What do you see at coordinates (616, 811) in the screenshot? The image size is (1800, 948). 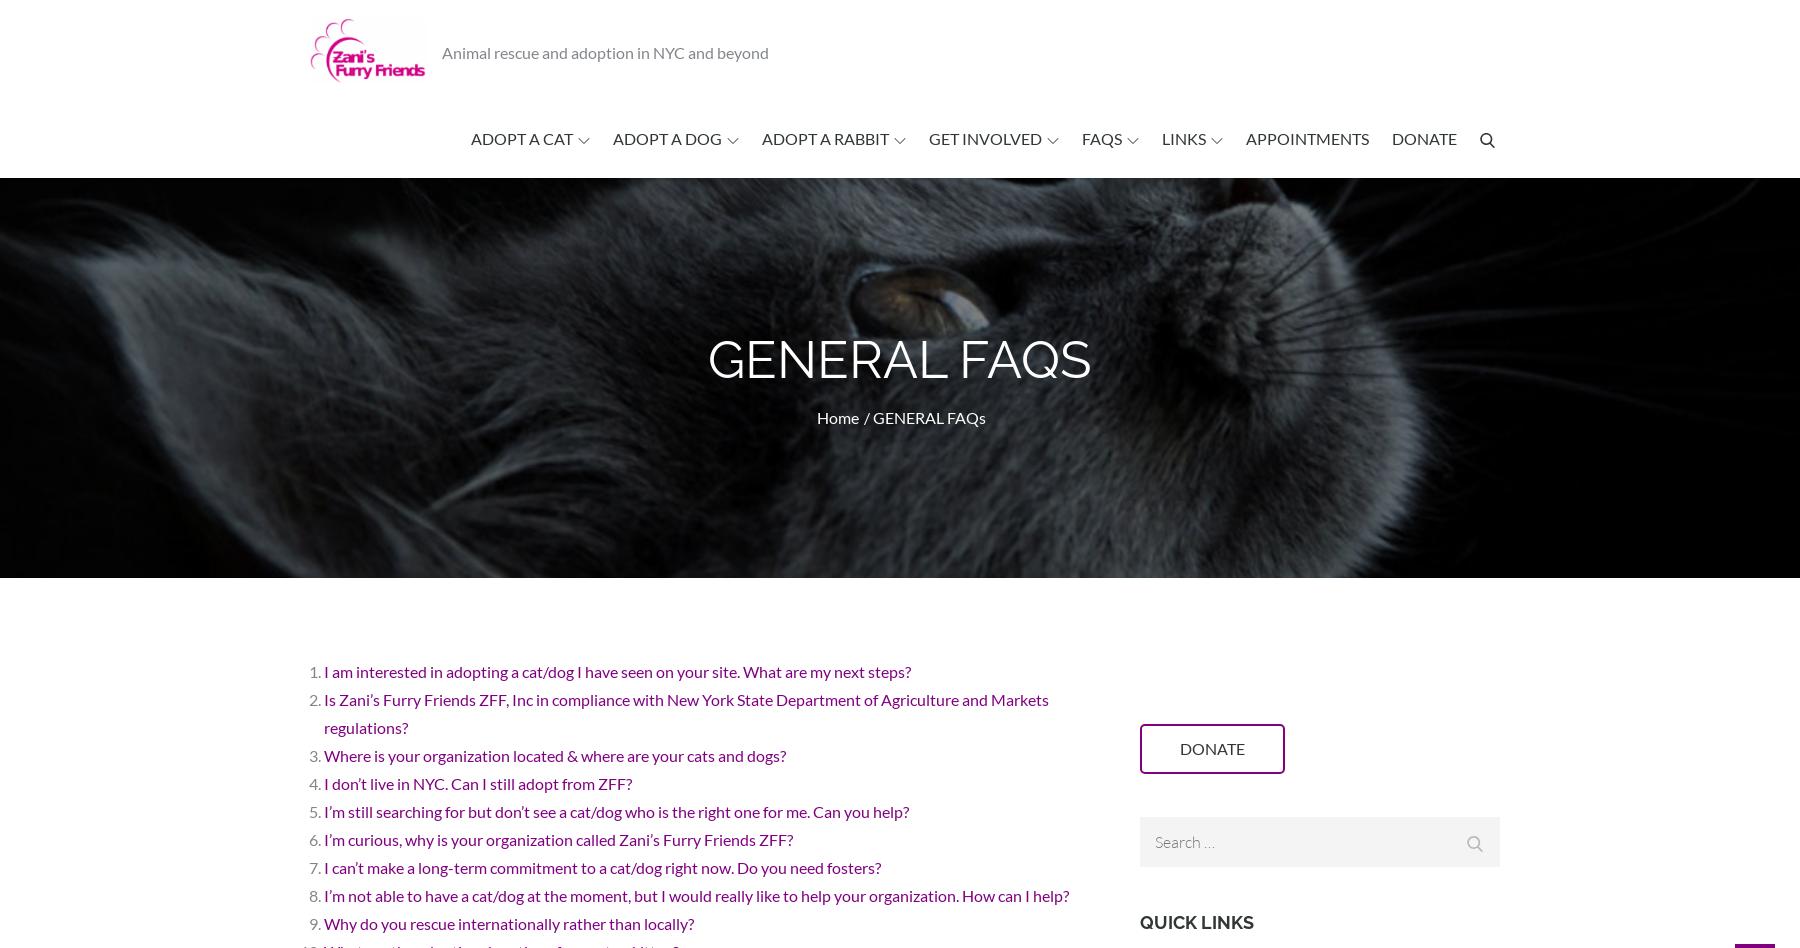 I see `'I’m still searching for but don’t see a cat/dog who is the right one for me. Can you help?'` at bounding box center [616, 811].